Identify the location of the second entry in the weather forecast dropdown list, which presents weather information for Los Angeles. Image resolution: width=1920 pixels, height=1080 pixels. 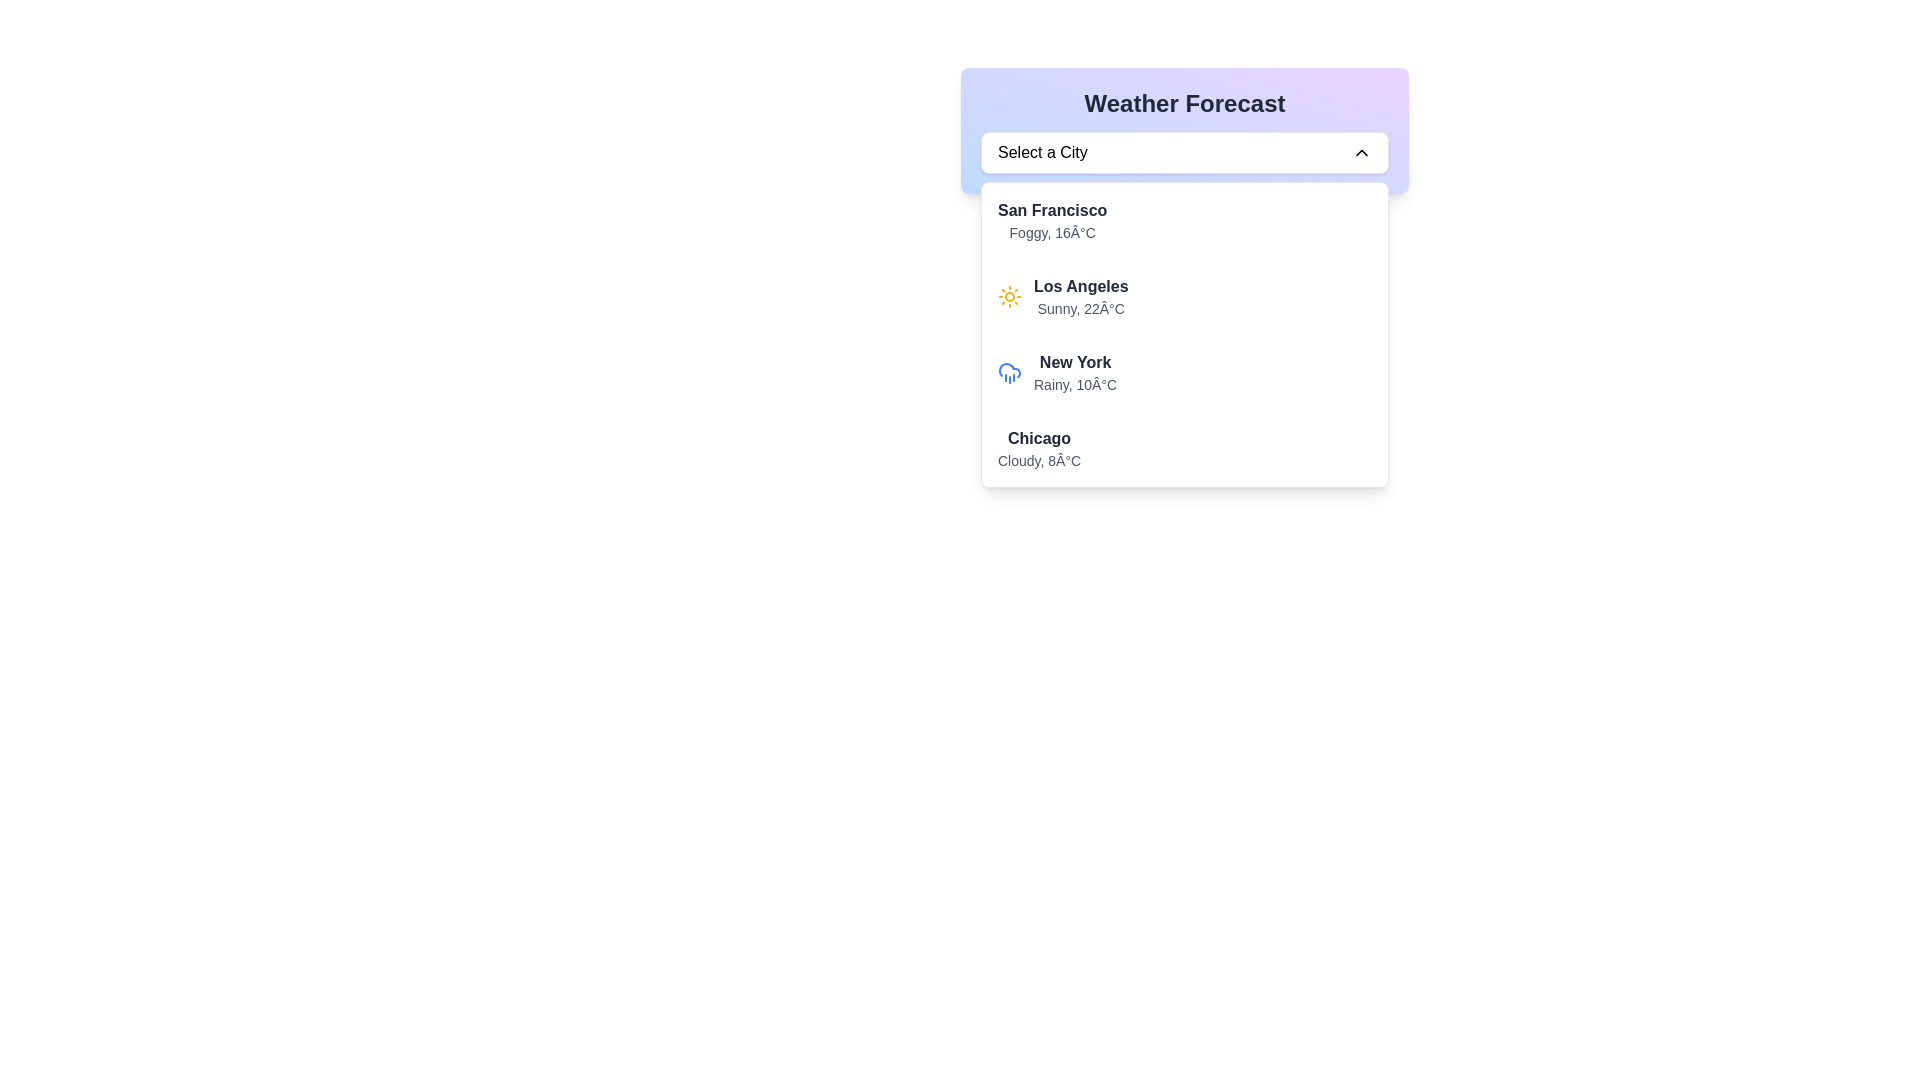
(1185, 297).